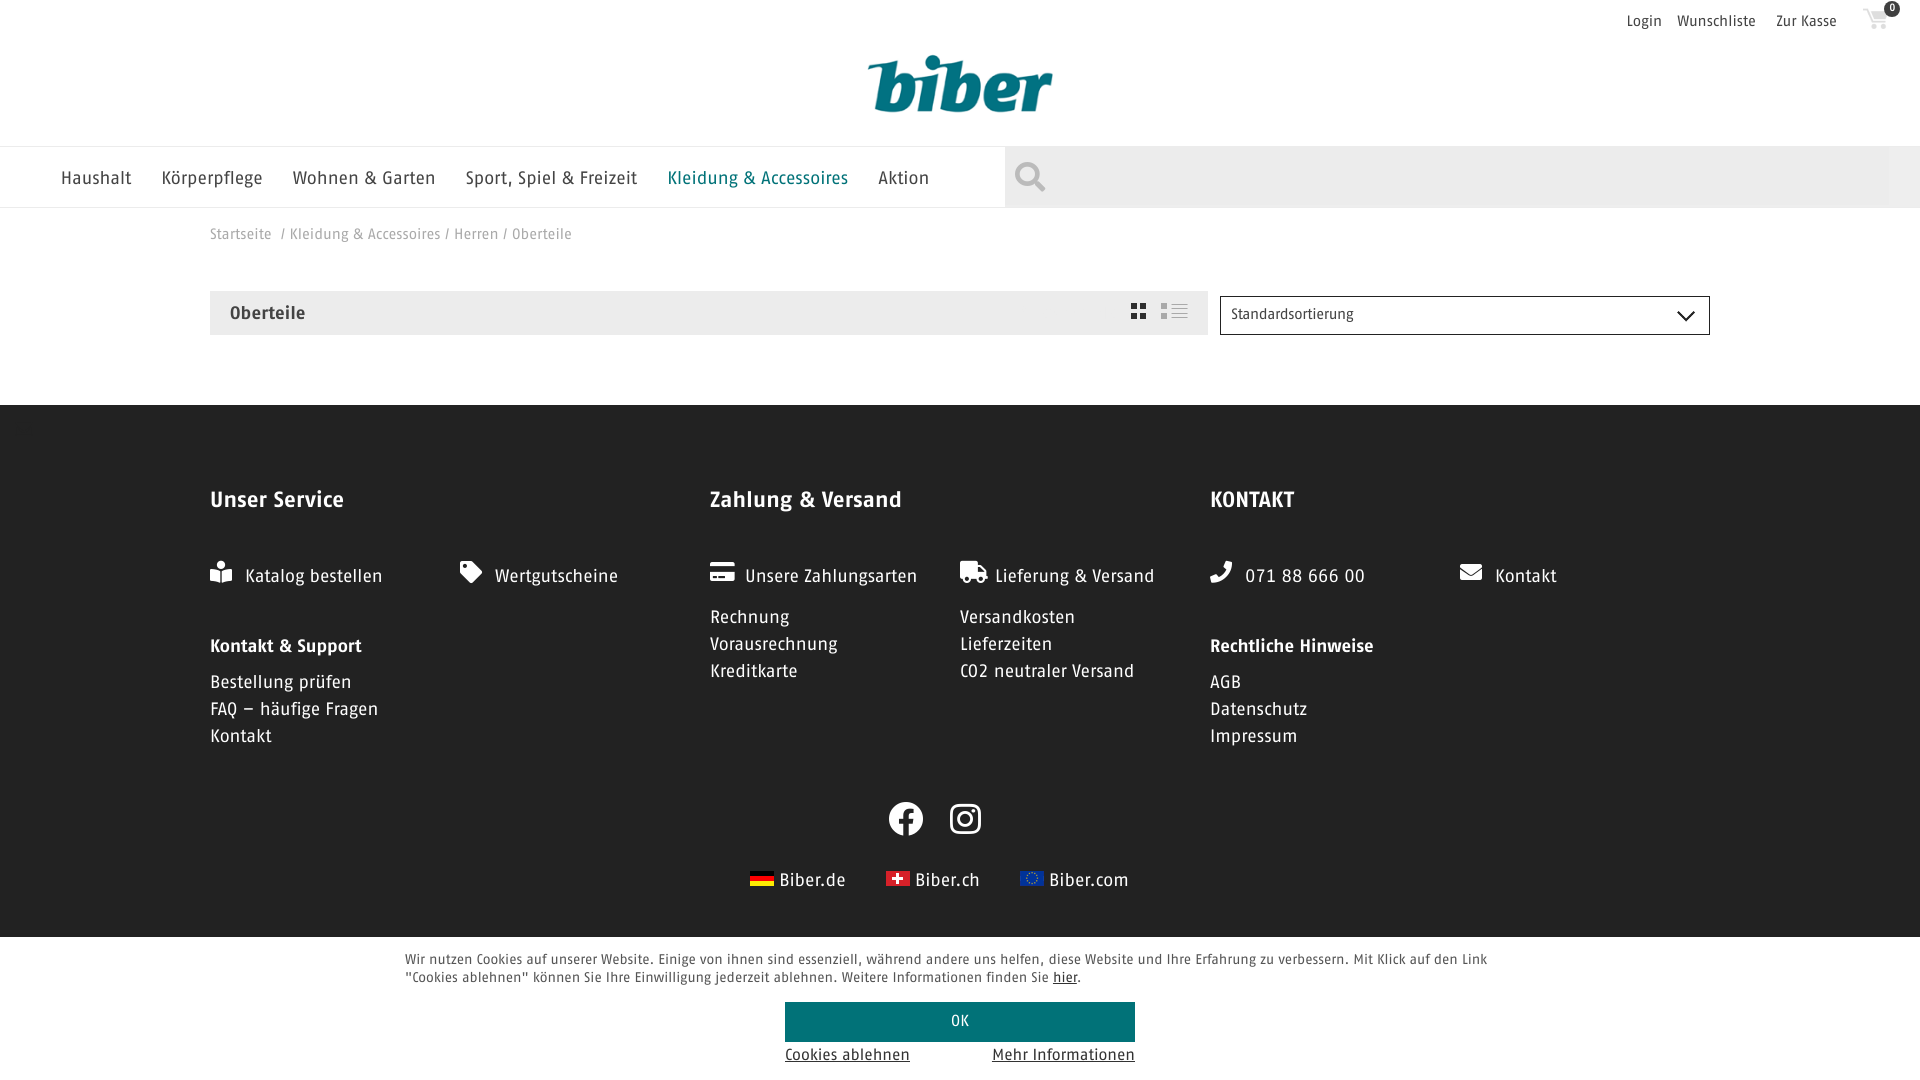 The width and height of the screenshot is (1920, 1080). Describe the element at coordinates (811, 879) in the screenshot. I see `'Biber.de'` at that location.